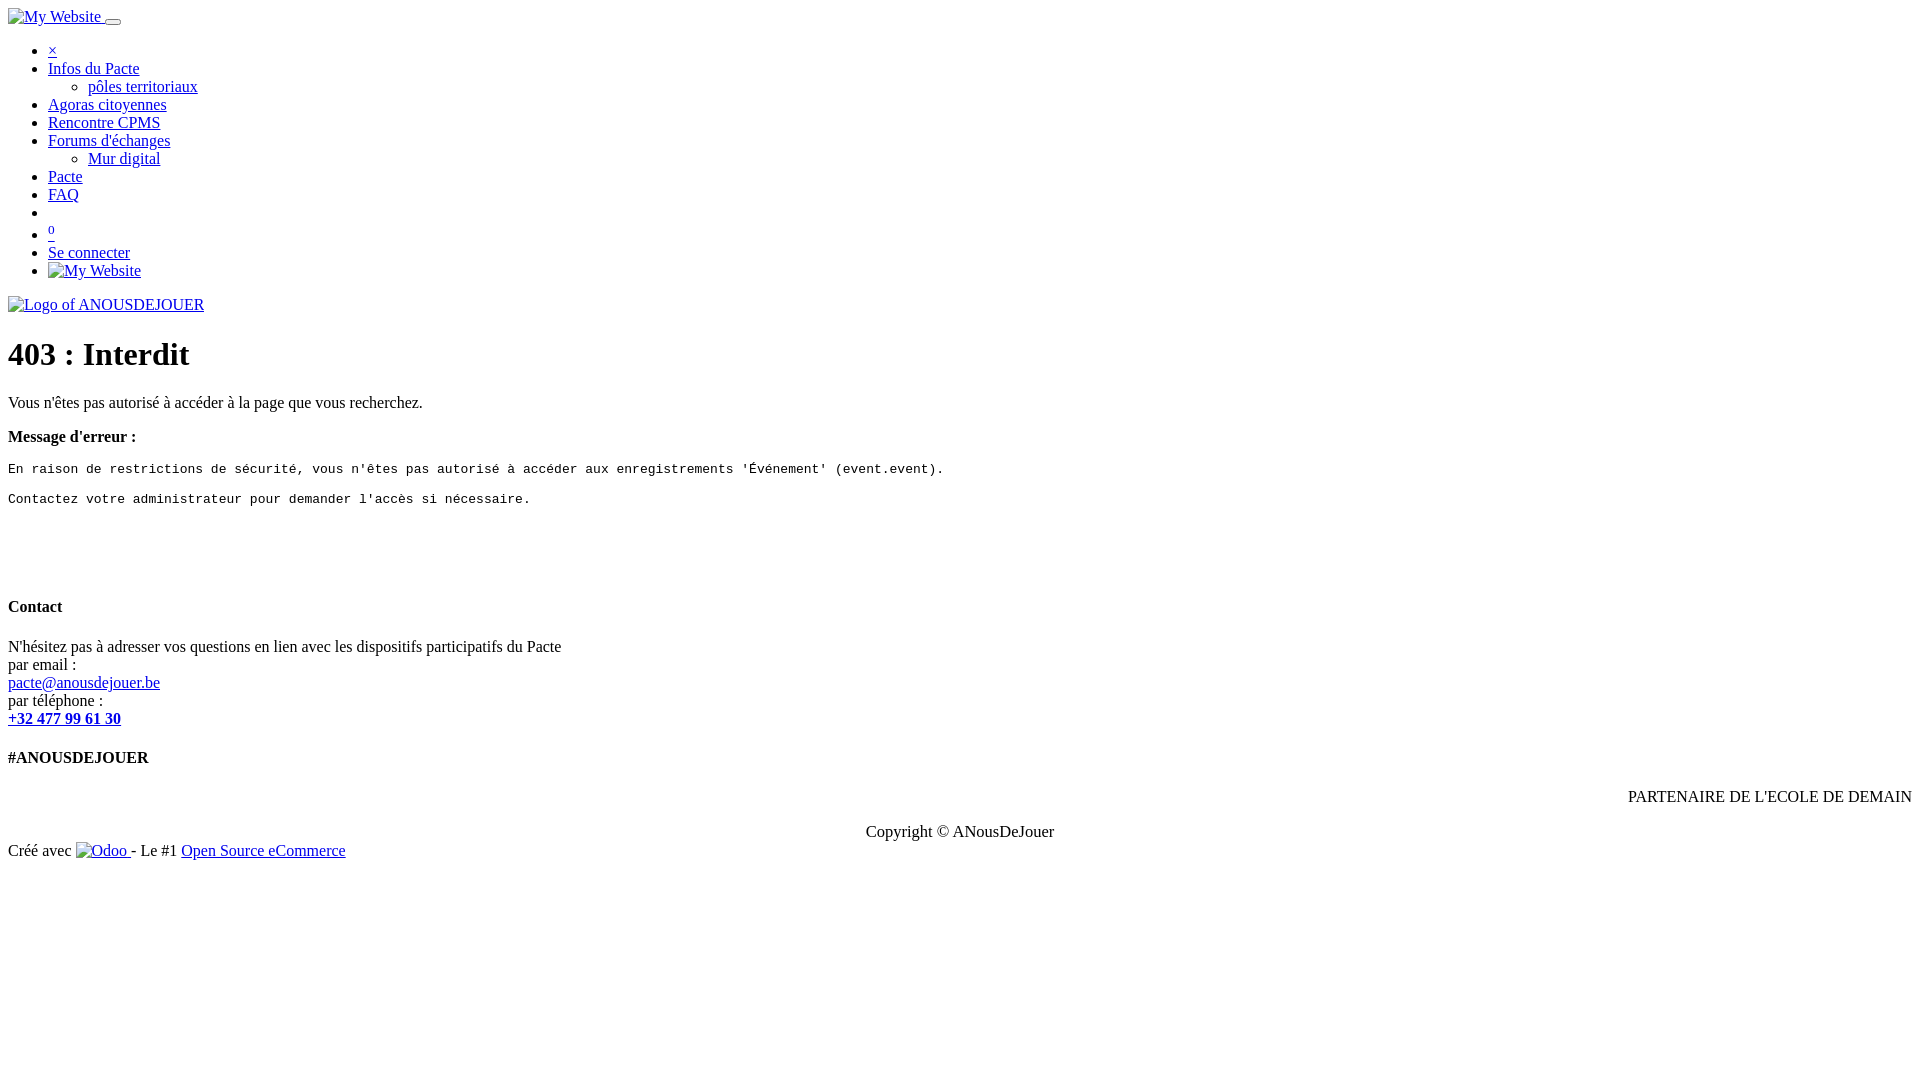 Image resolution: width=1920 pixels, height=1080 pixels. What do you see at coordinates (48, 233) in the screenshot?
I see `'0'` at bounding box center [48, 233].